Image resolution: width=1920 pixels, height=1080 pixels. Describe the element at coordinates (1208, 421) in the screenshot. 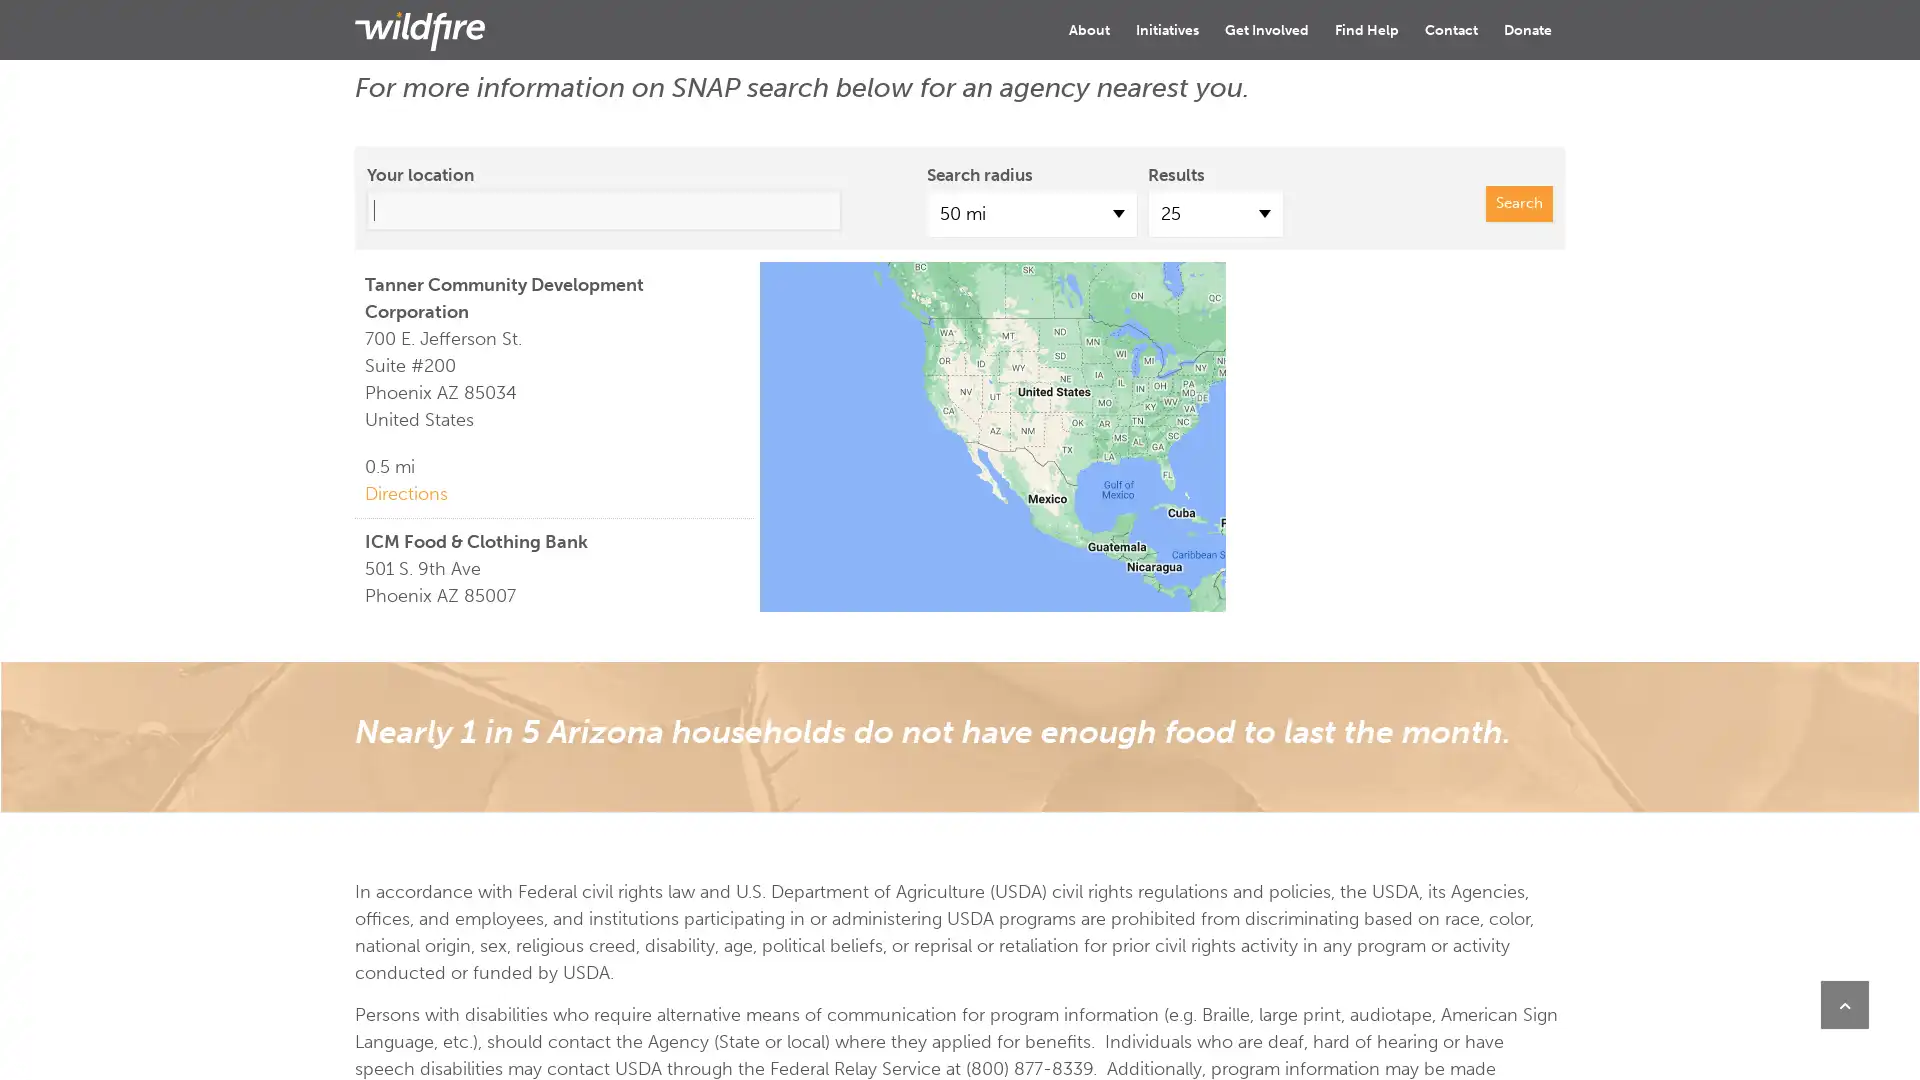

I see `Maricopa Community Colleges: GateWay` at that location.